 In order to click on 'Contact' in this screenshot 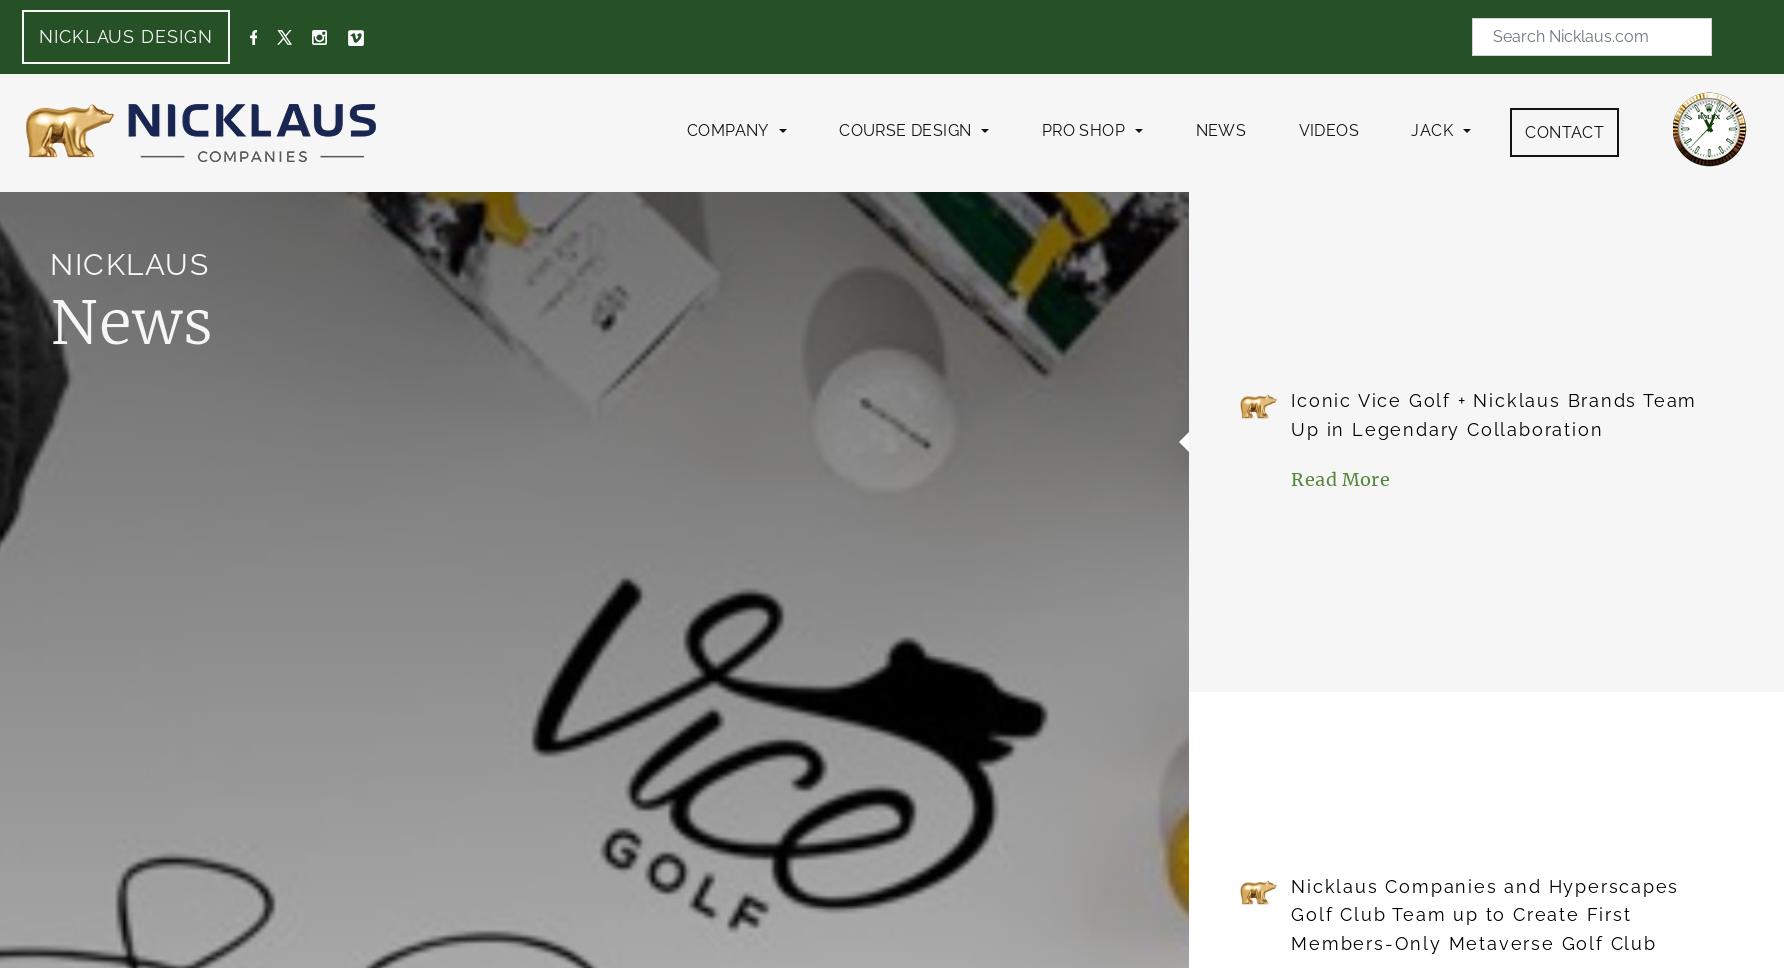, I will do `click(1564, 131)`.